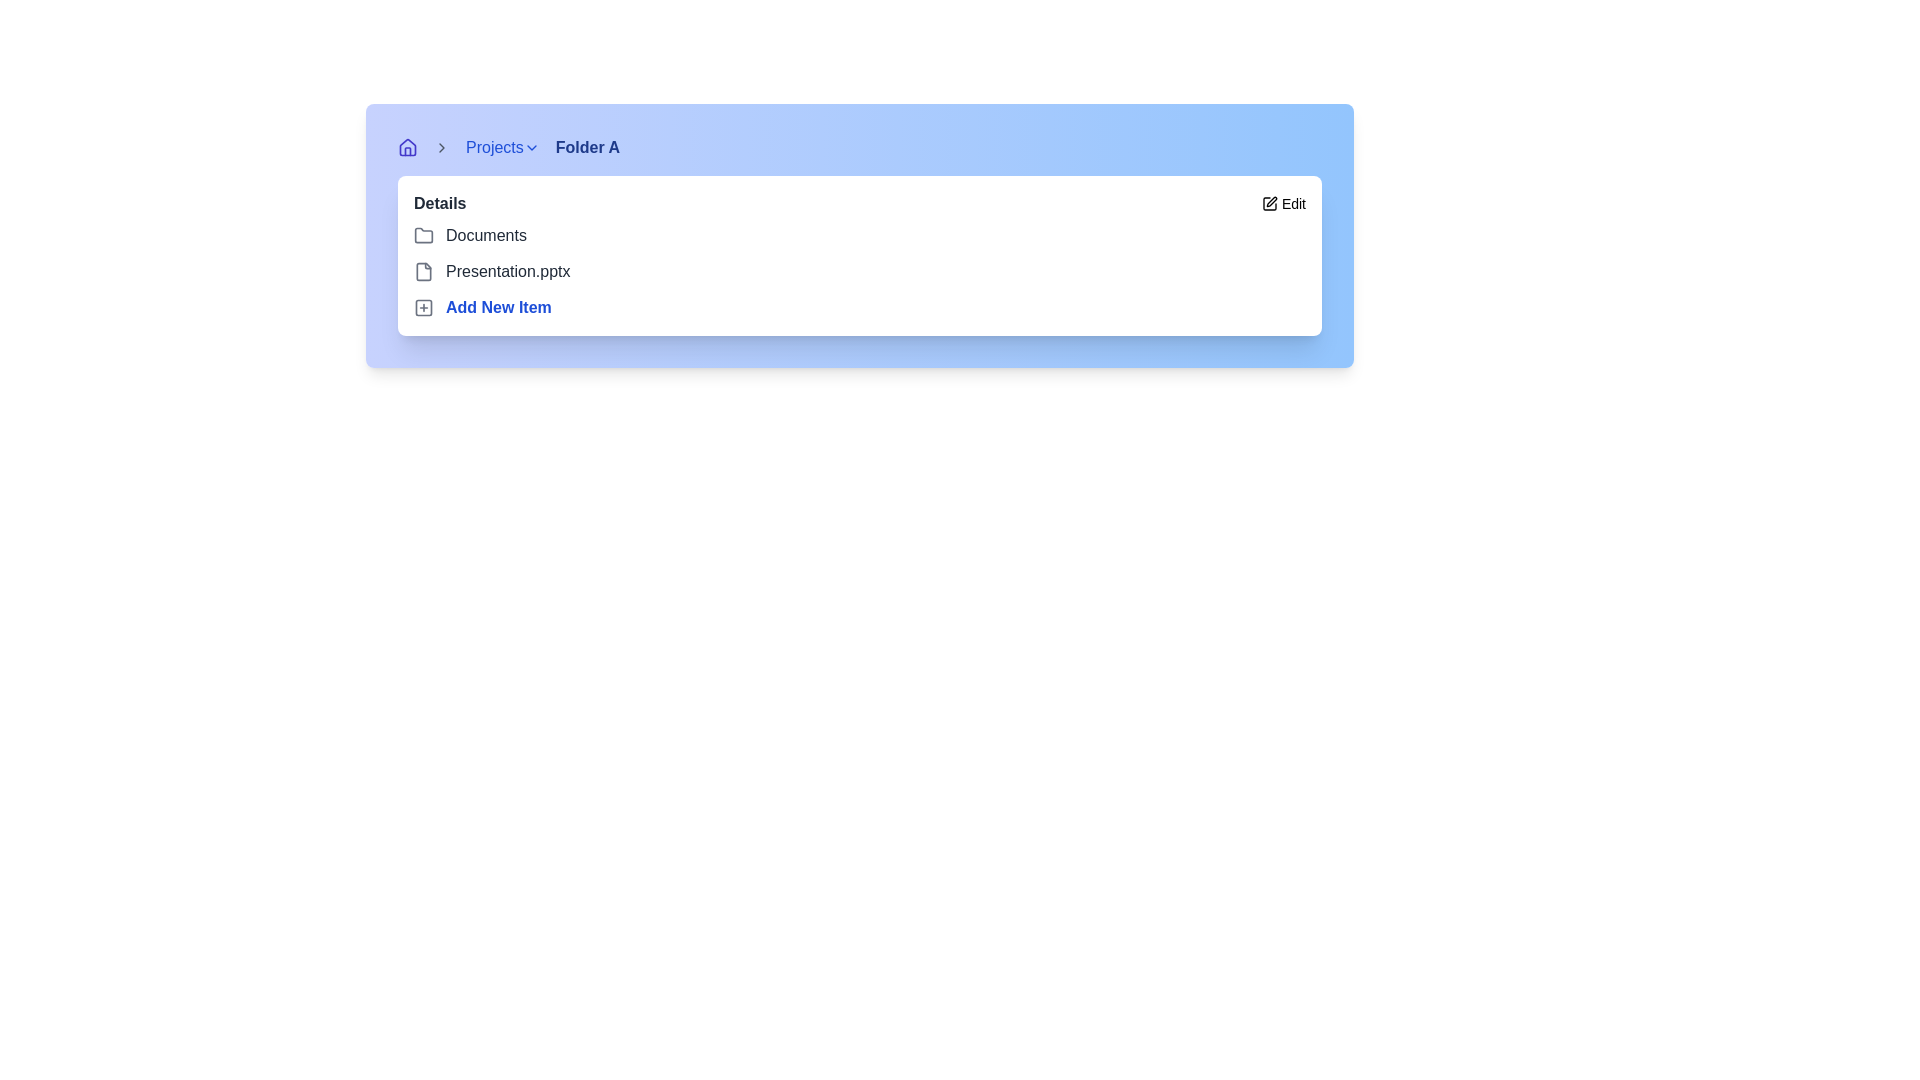 This screenshot has height=1080, width=1920. What do you see at coordinates (502, 146) in the screenshot?
I see `the hyperlinked text labeled 'Projects' in the breadcrumb navigation bar` at bounding box center [502, 146].